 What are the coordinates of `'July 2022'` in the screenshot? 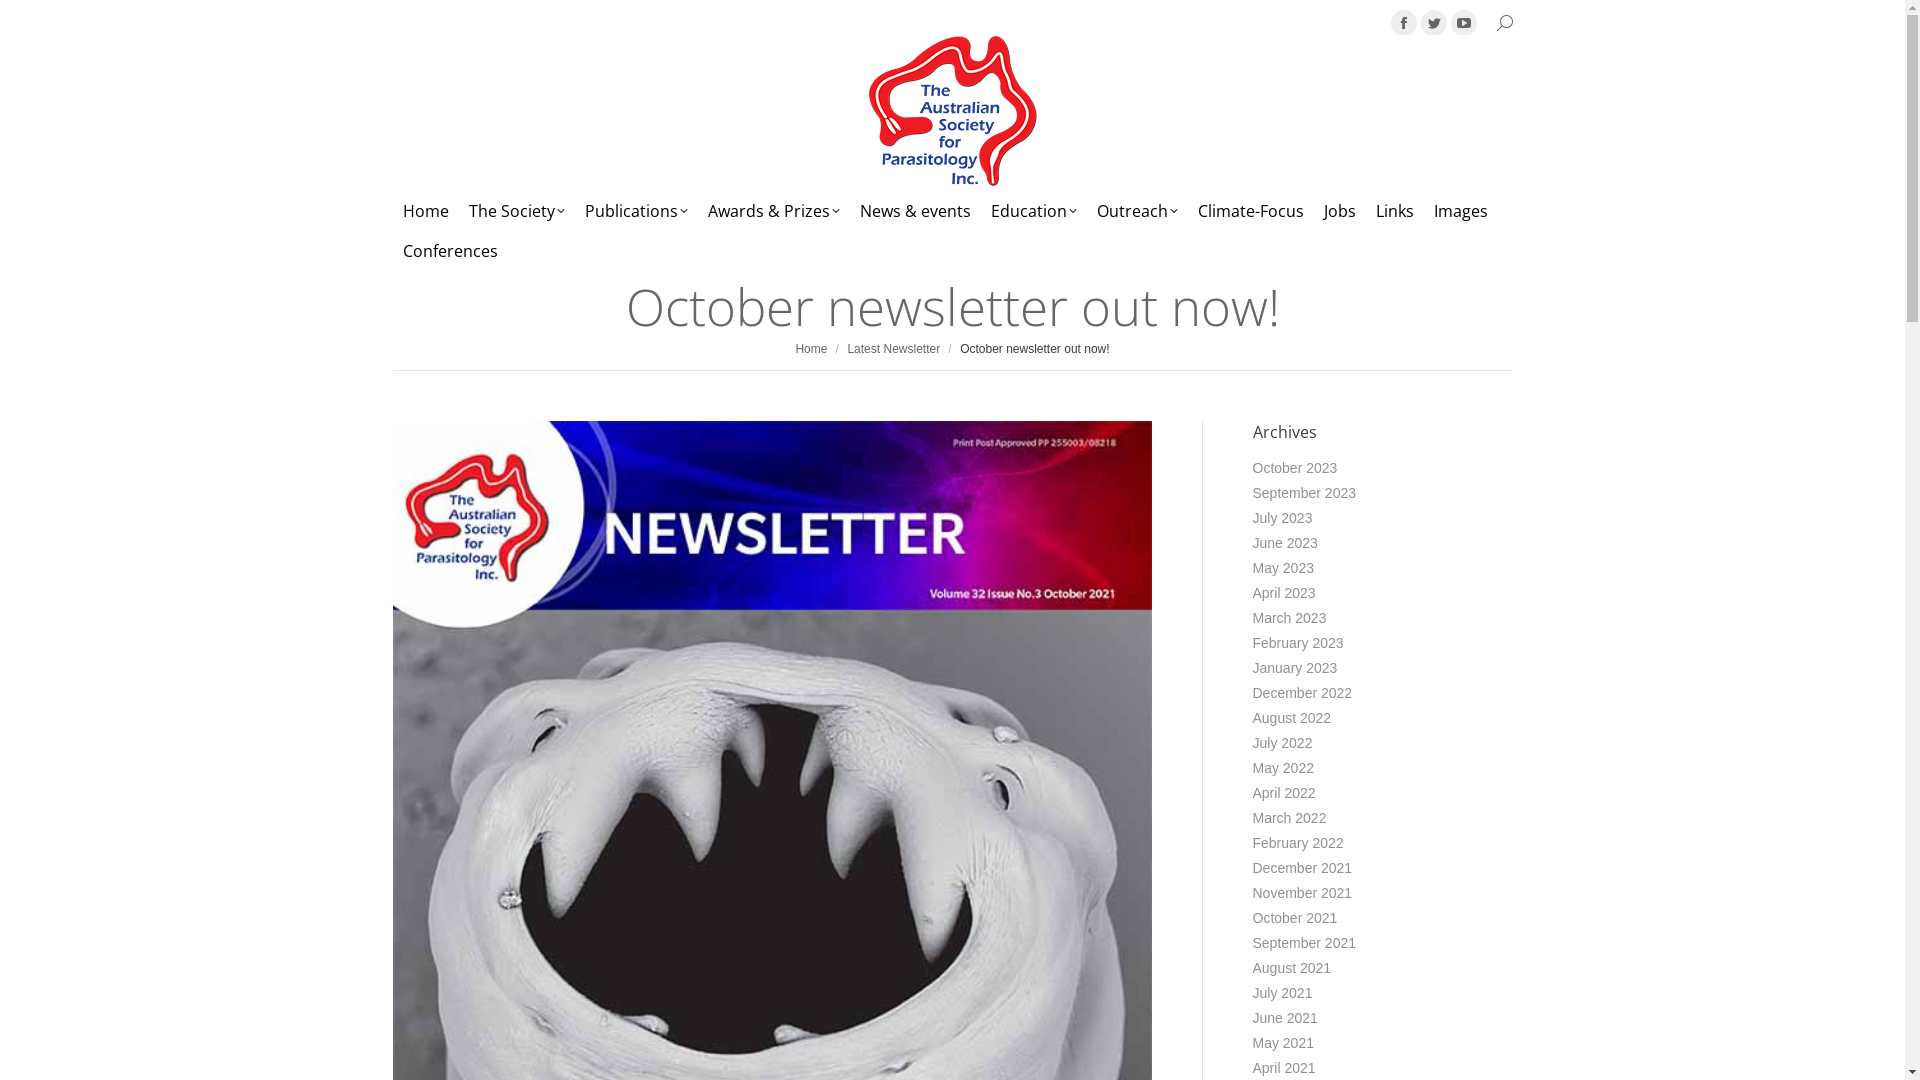 It's located at (1281, 743).